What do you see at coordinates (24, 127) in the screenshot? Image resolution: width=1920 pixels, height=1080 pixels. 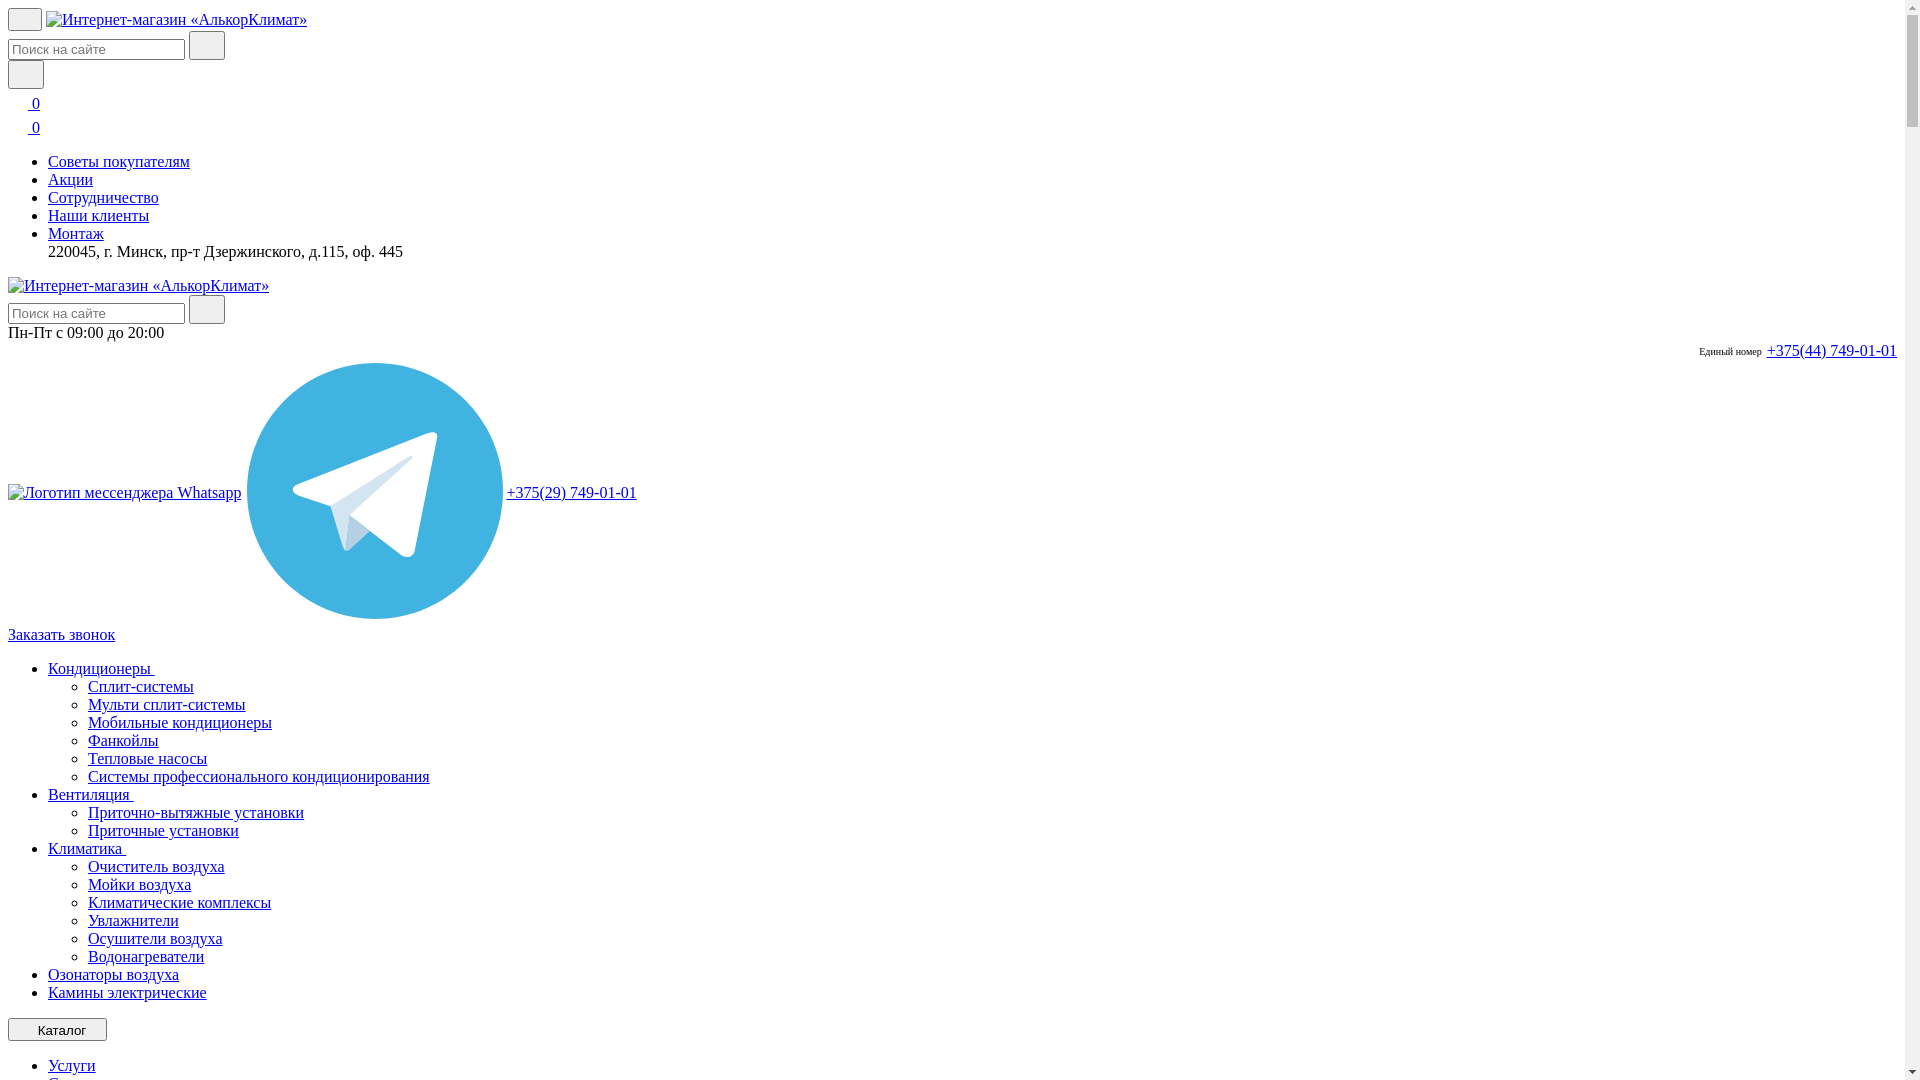 I see `'0'` at bounding box center [24, 127].